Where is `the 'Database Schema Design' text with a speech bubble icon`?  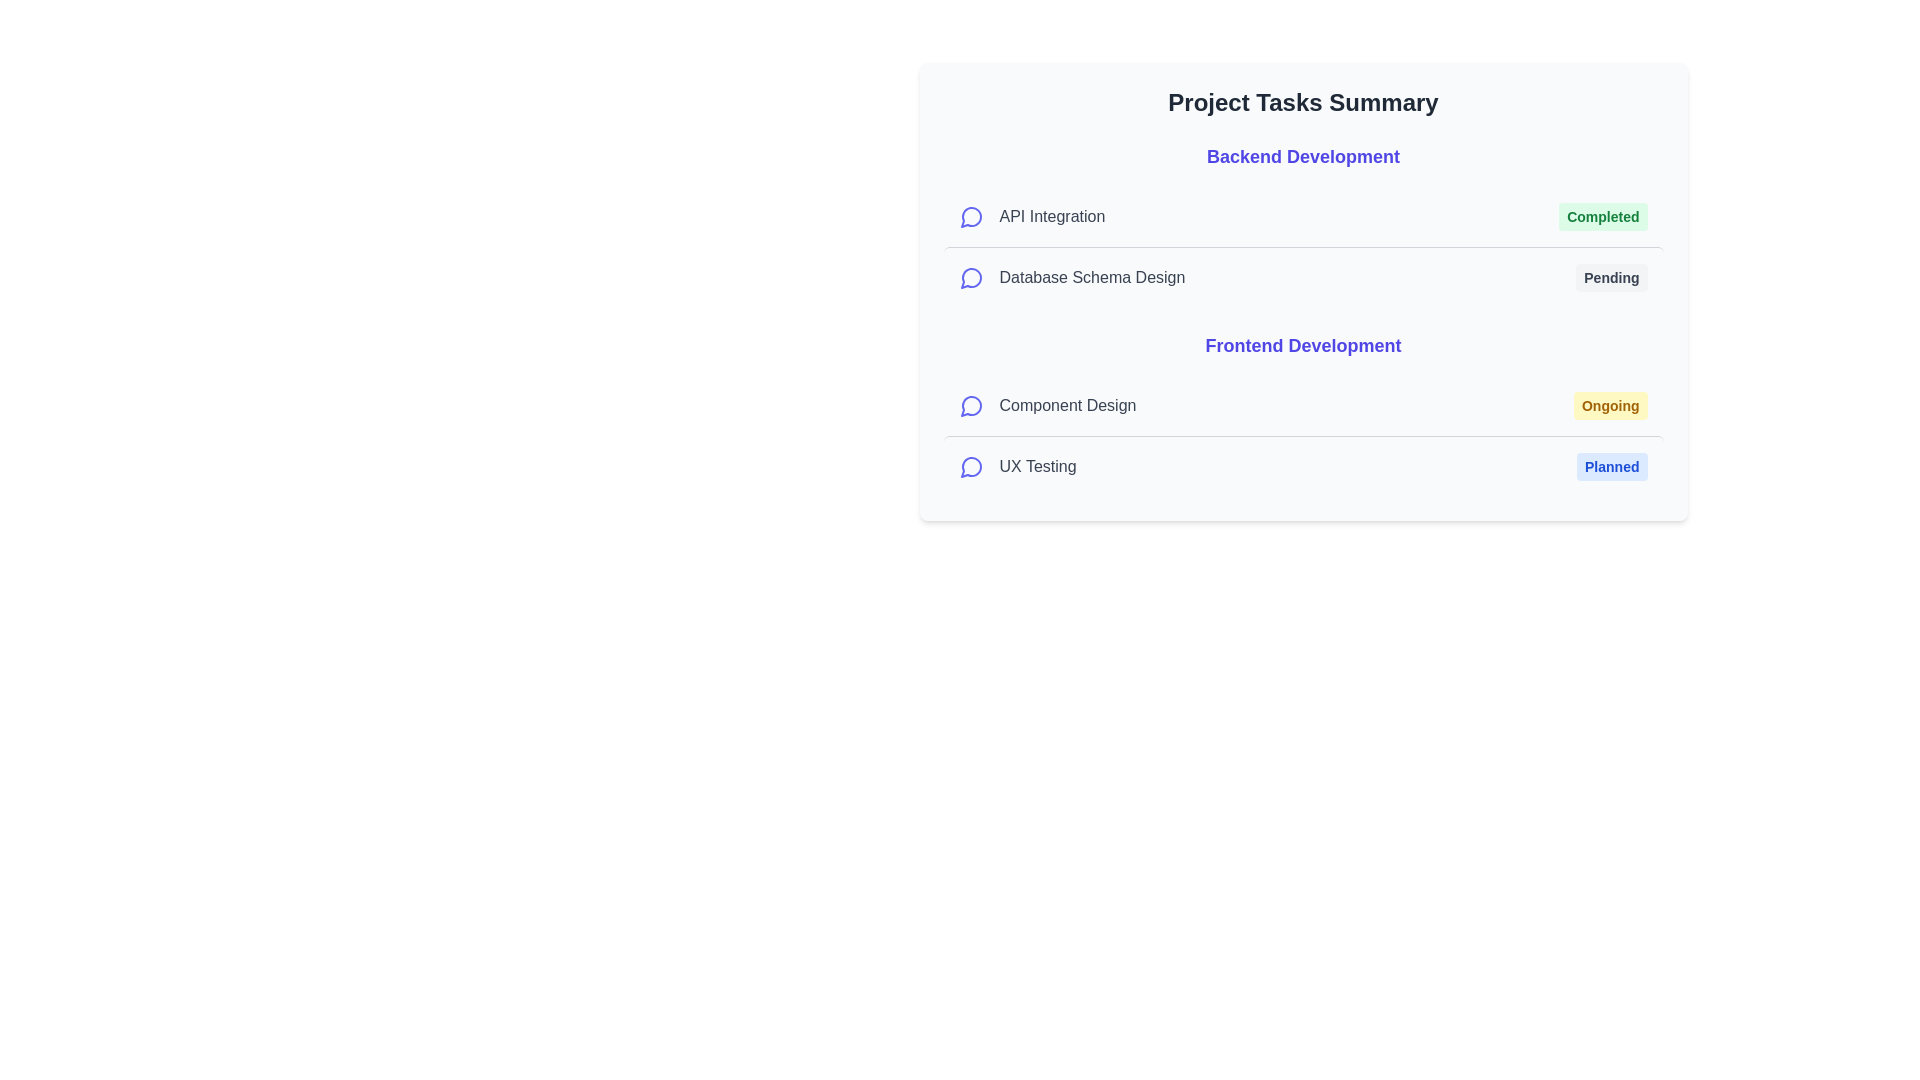
the 'Database Schema Design' text with a speech bubble icon is located at coordinates (1070, 277).